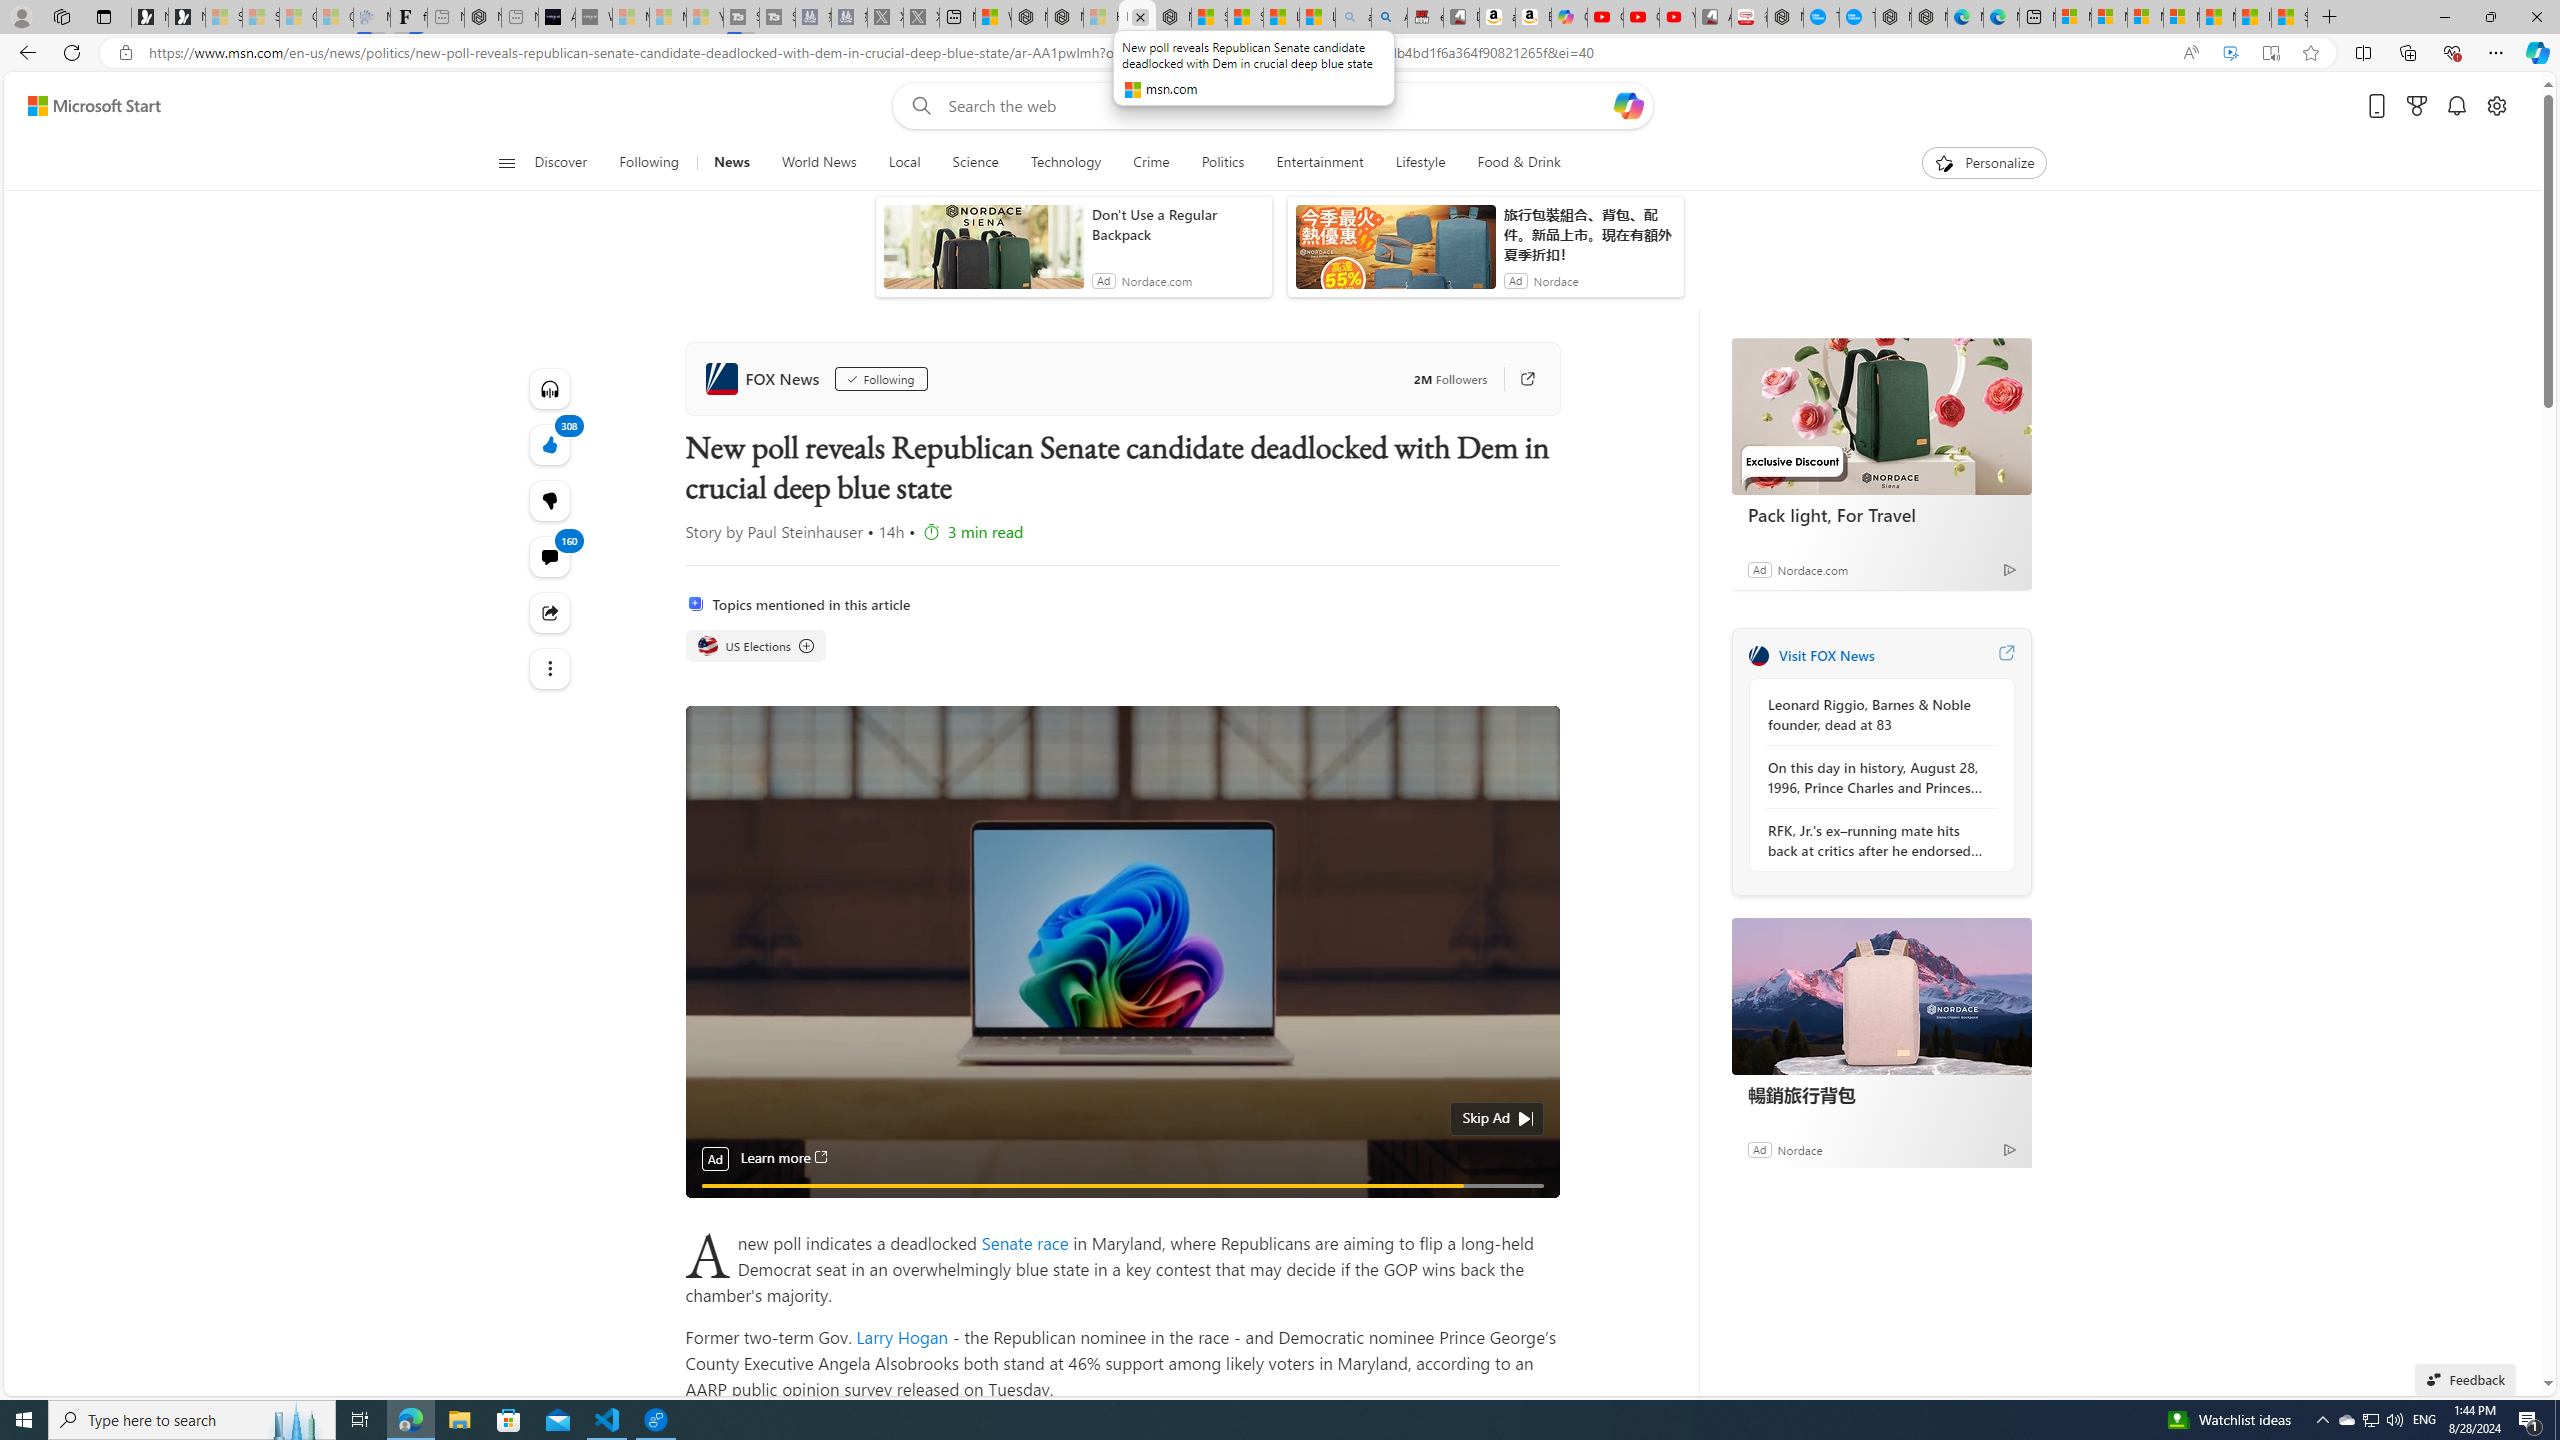  Describe the element at coordinates (1387, 16) in the screenshot. I see `'Amazon Echo Dot PNG - Search Images'` at that location.